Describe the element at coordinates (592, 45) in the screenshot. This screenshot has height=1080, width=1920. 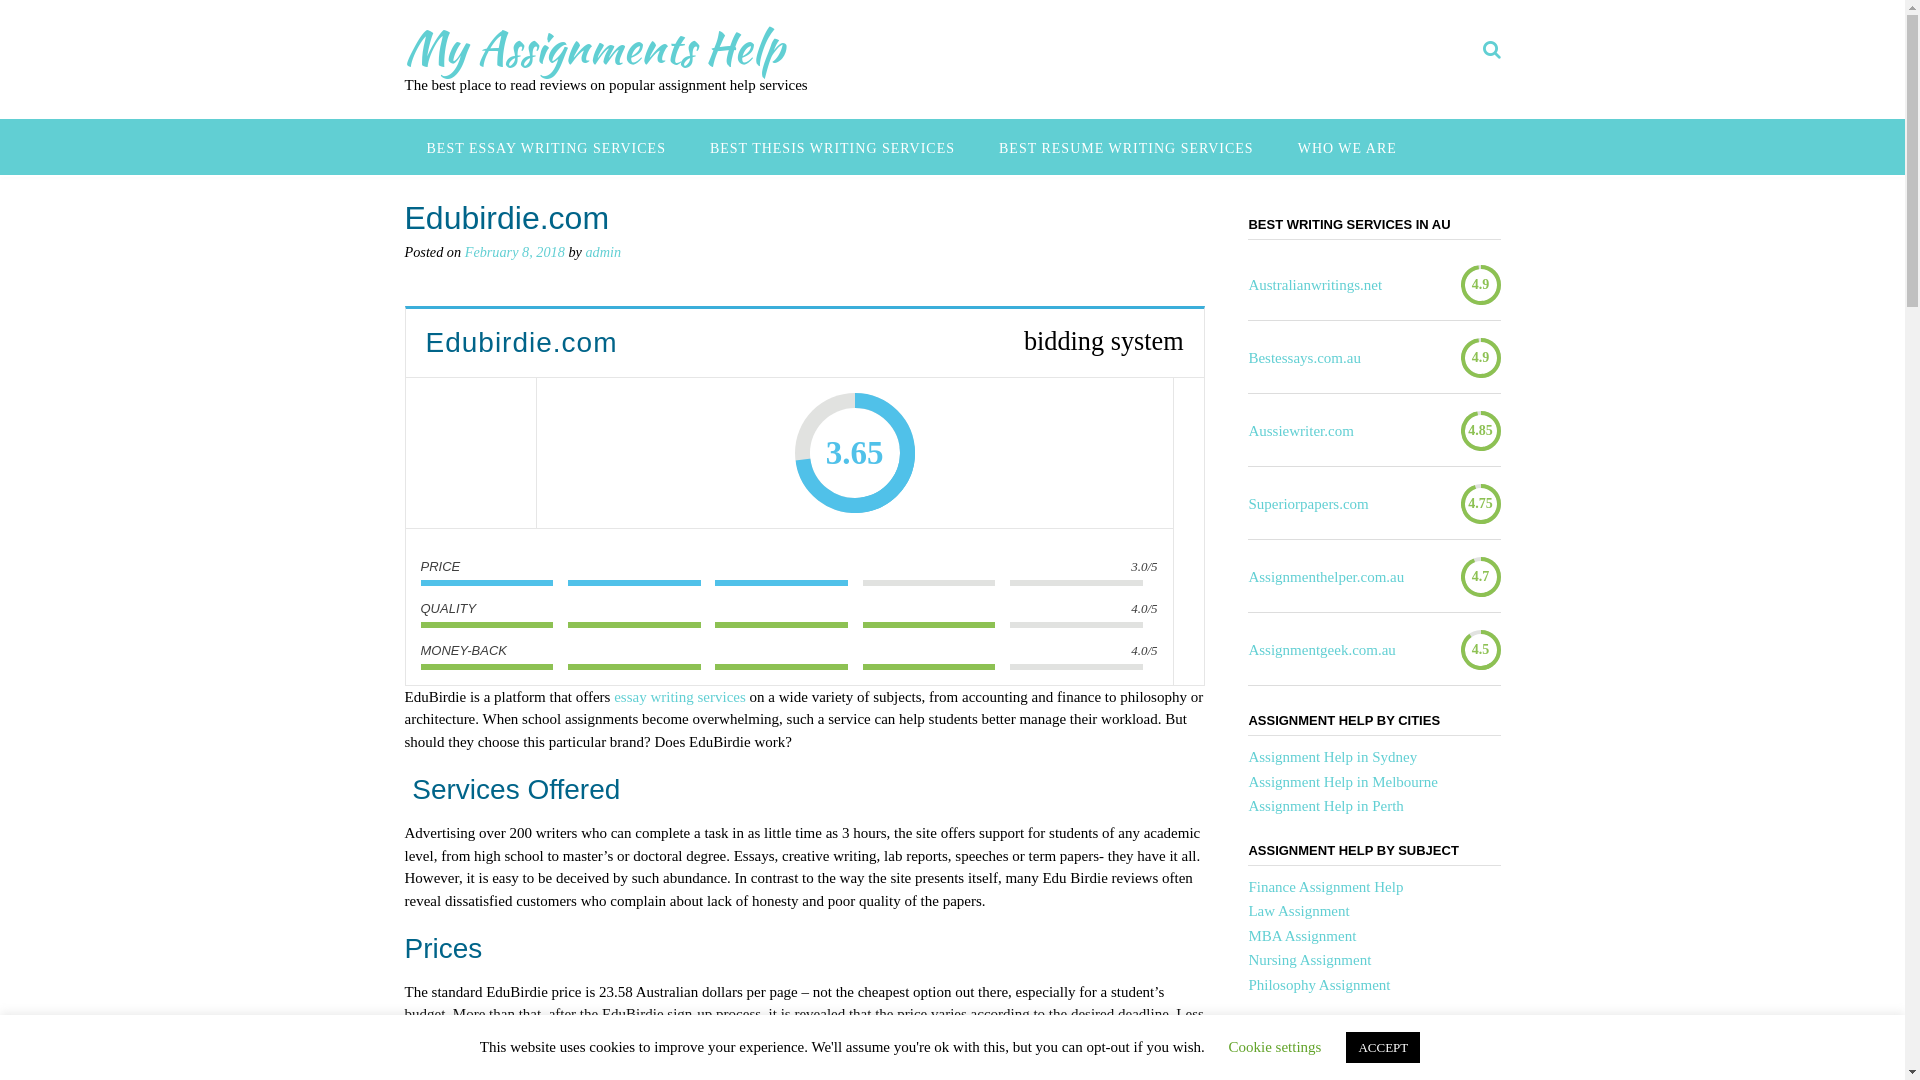
I see `'My Assignments Help'` at that location.